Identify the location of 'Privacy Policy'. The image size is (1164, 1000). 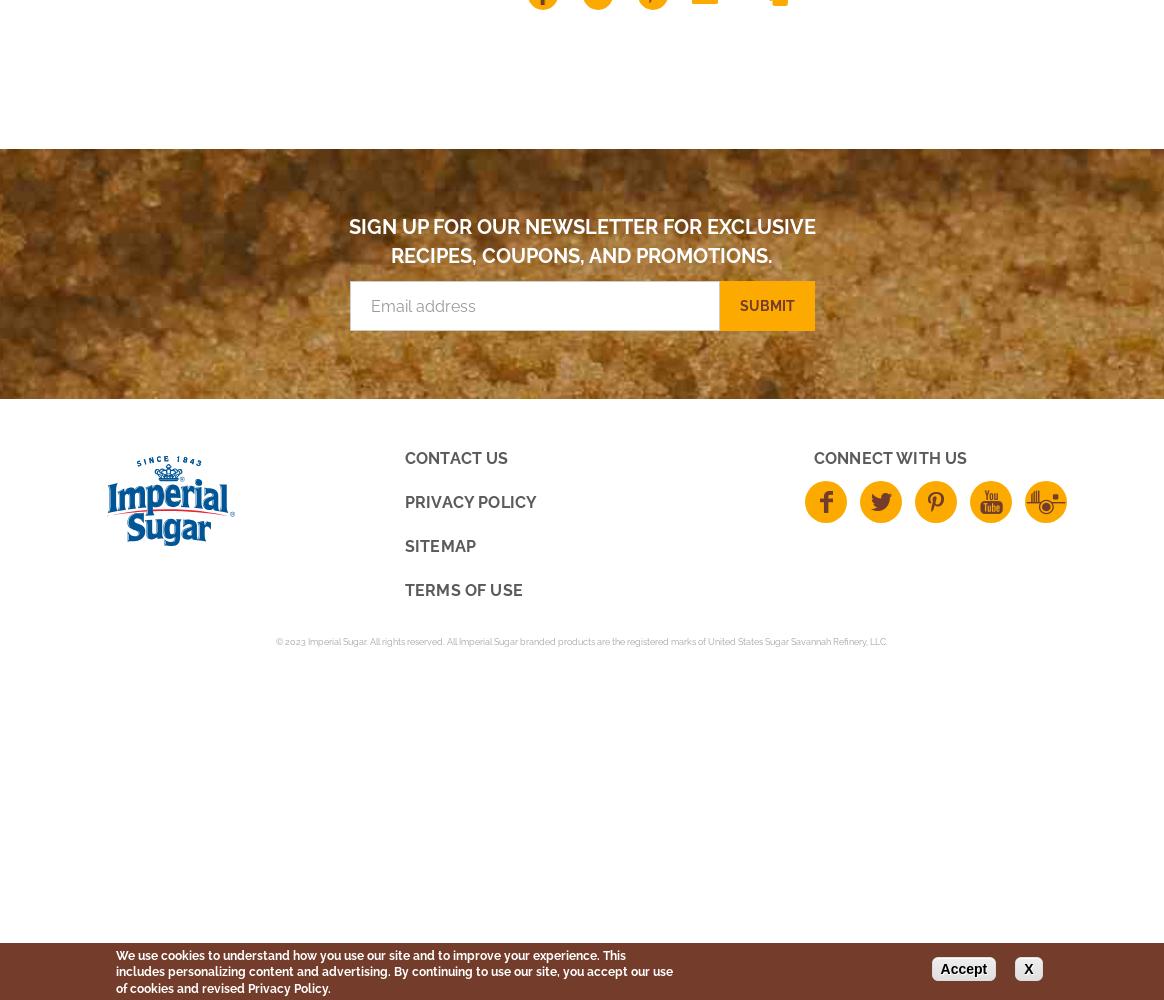
(469, 502).